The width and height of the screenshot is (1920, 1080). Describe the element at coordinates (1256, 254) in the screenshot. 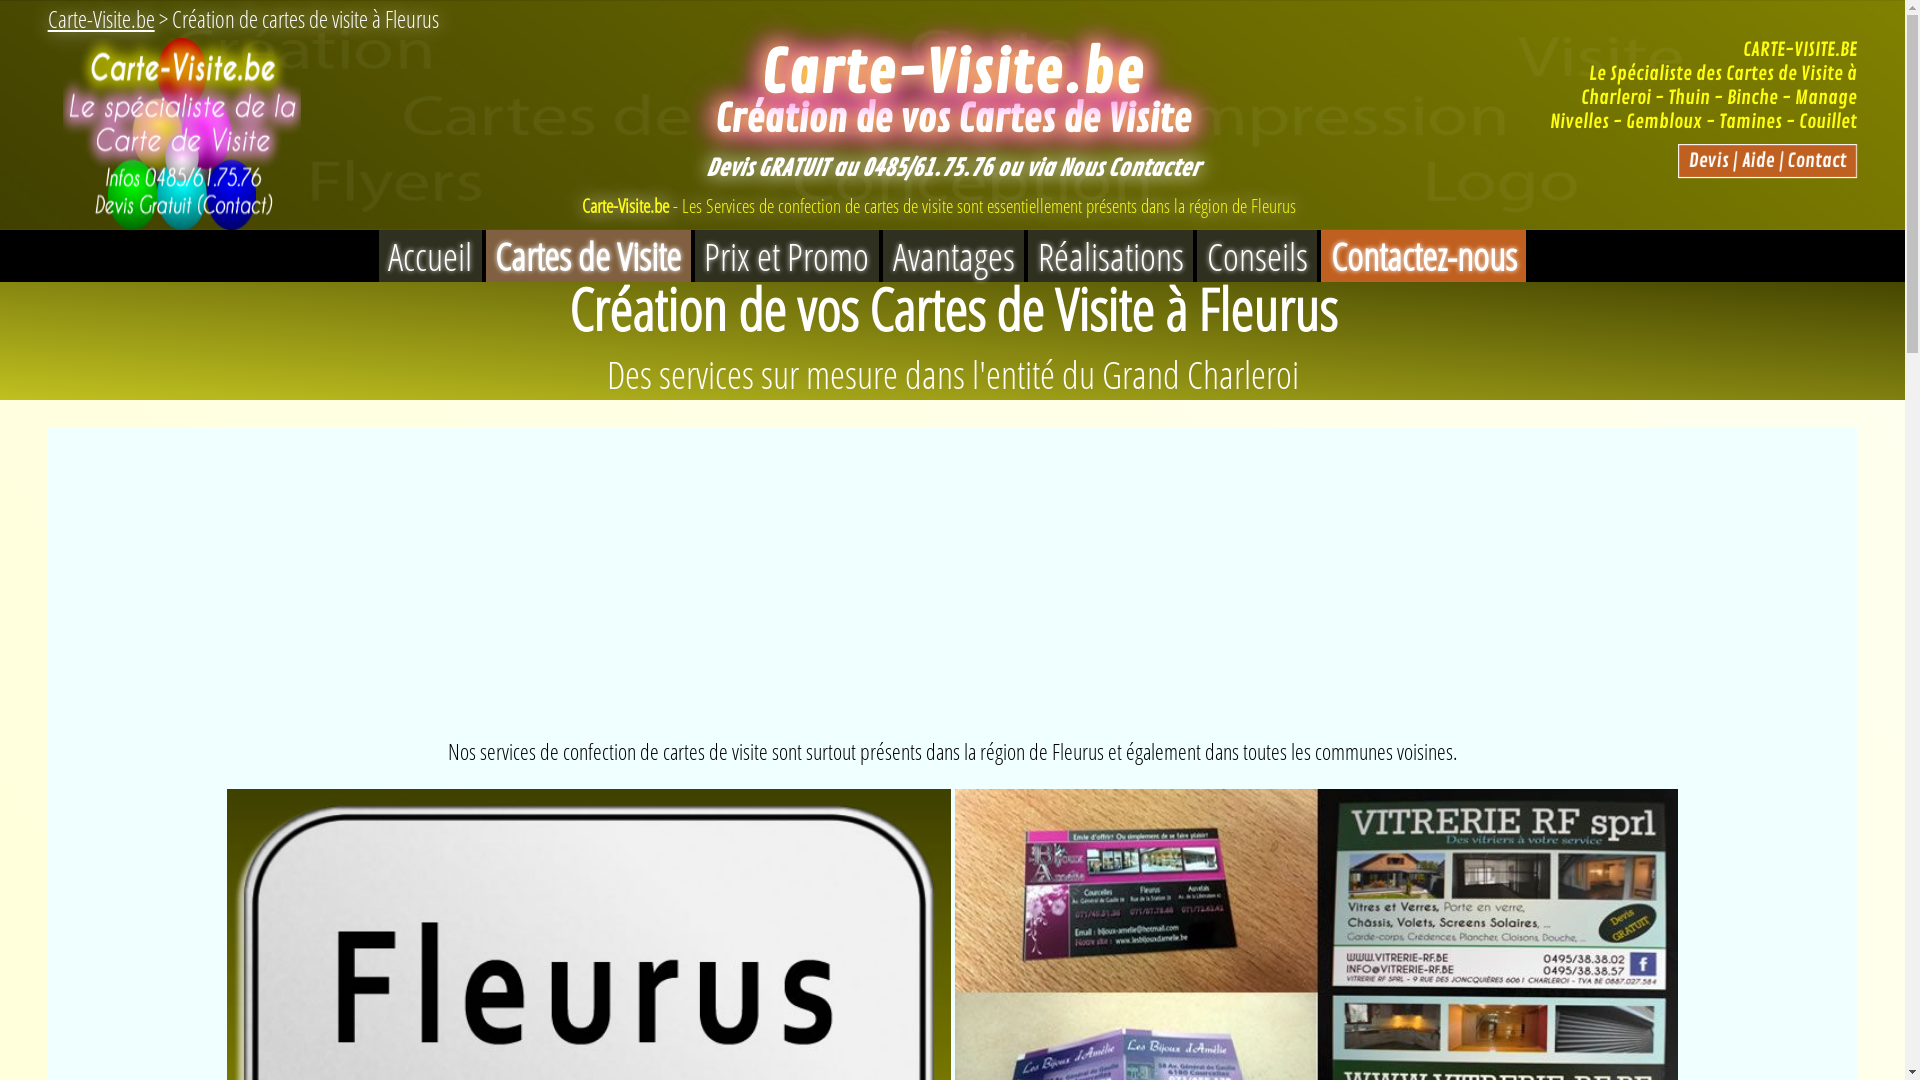

I see `'Conseils'` at that location.